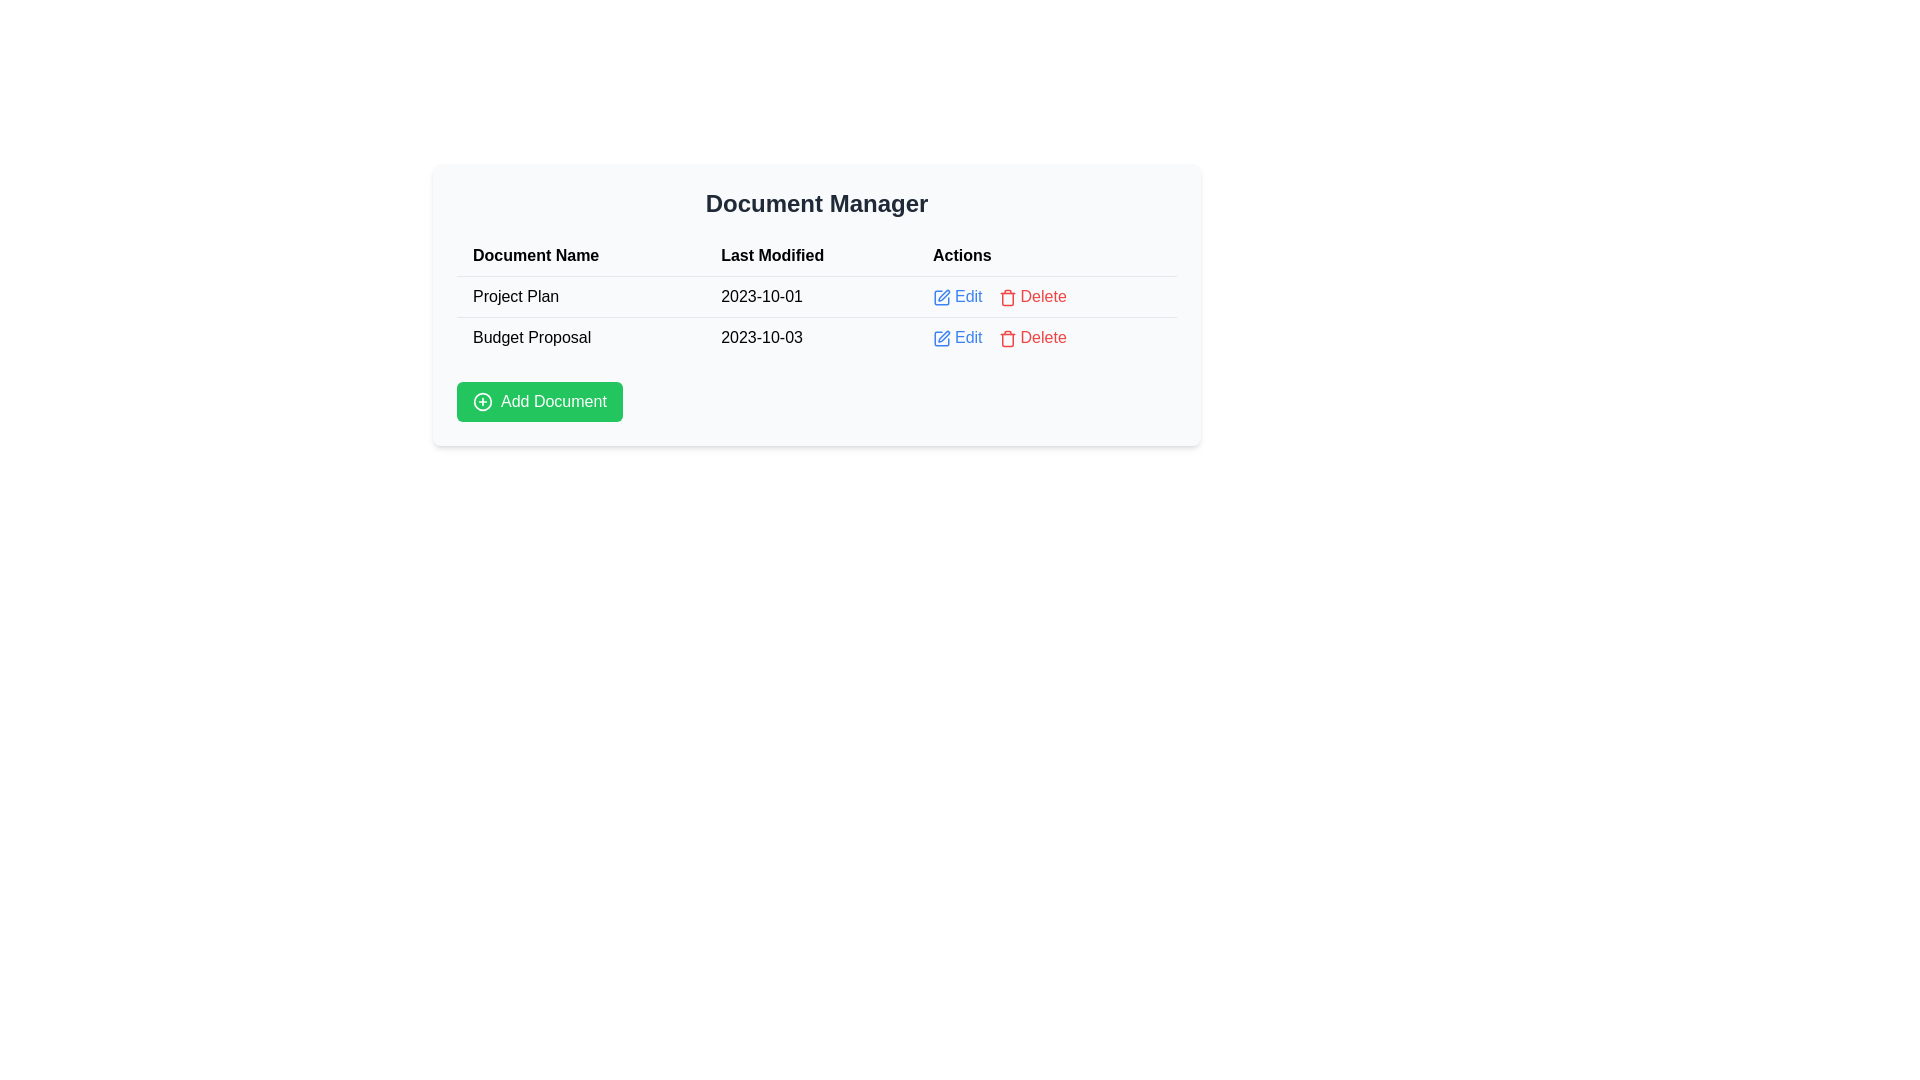 The image size is (1920, 1080). Describe the element at coordinates (539, 401) in the screenshot. I see `the button for adding a new document located in the 'Document Manager' section, below the table listing documents` at that location.